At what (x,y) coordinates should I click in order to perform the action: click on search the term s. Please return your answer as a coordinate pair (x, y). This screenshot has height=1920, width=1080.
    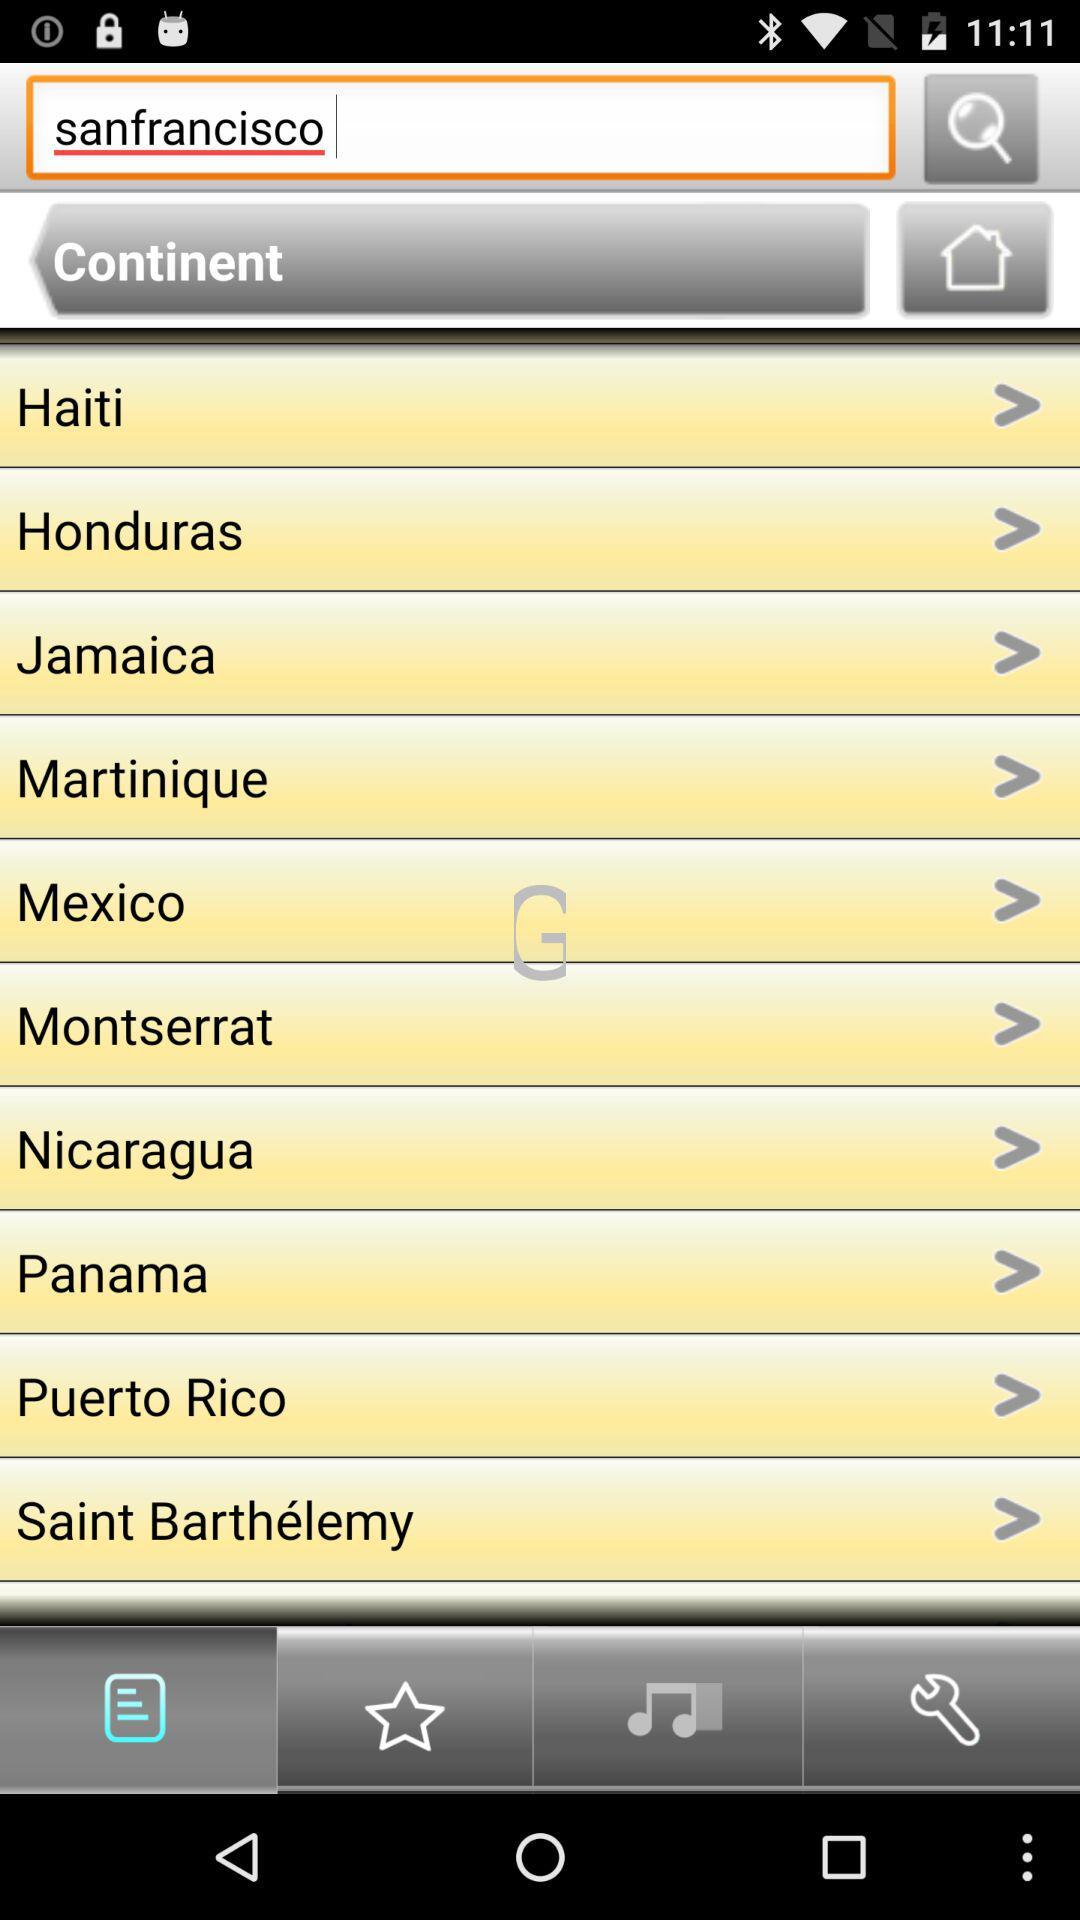
    Looking at the image, I should click on (979, 126).